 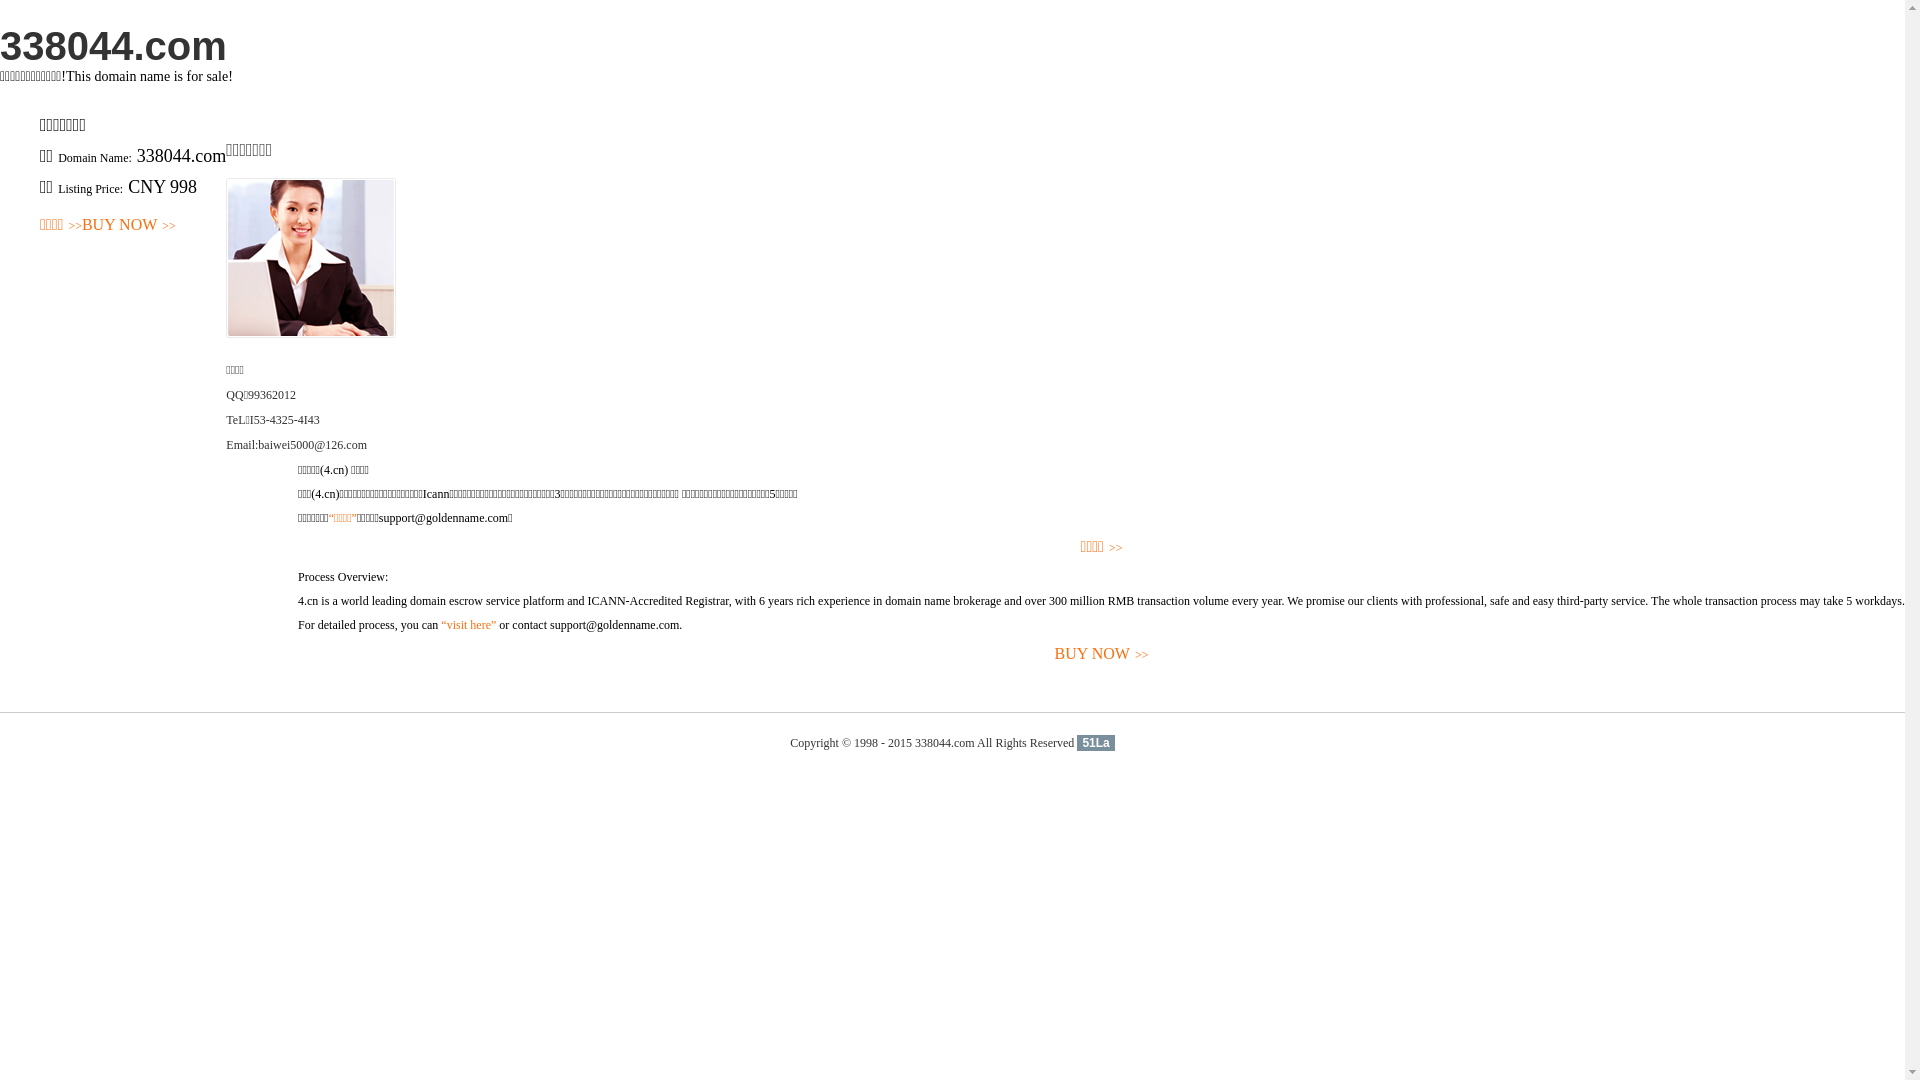 I want to click on '51La', so click(x=1094, y=743).